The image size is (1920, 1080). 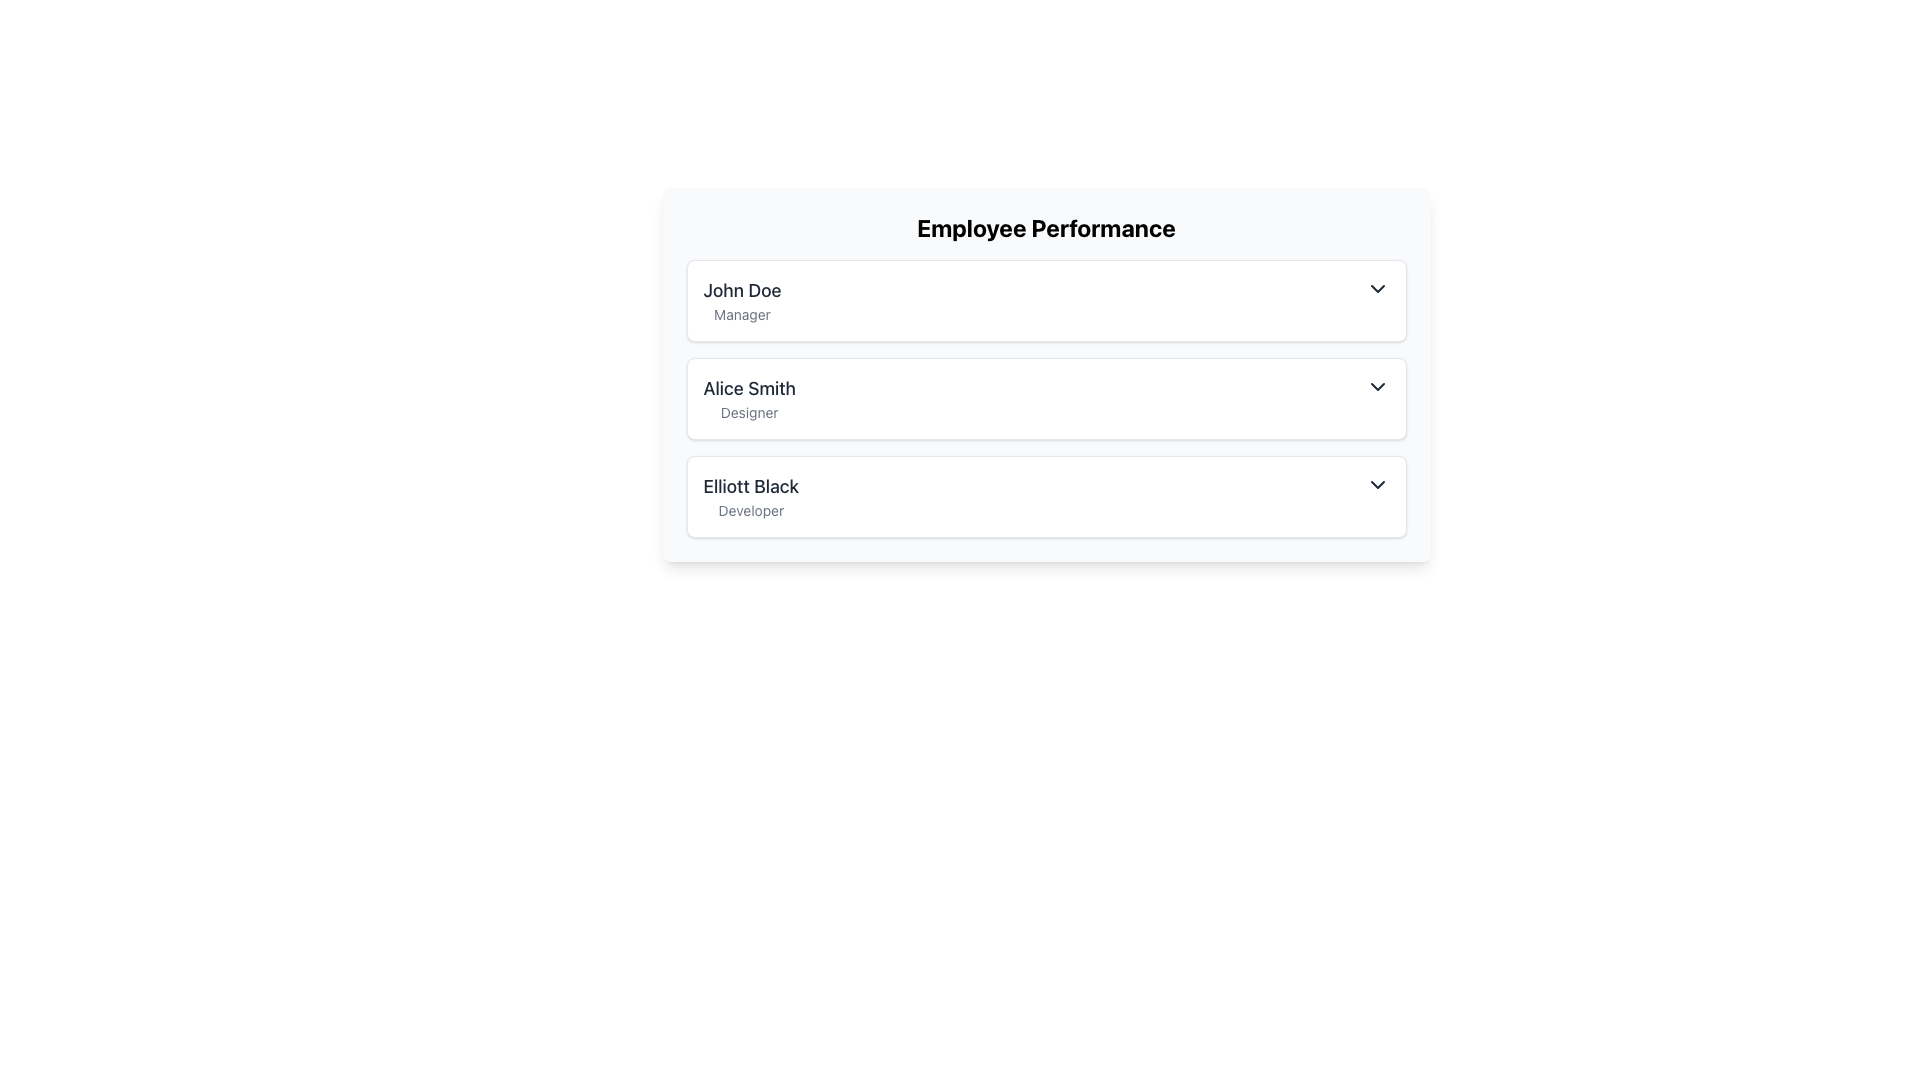 I want to click on the dropdown arrow icon located to the right of 'Elliott Black - Developer', which is a small downward-pointing black arrow used for dropdown toggles, so click(x=1376, y=485).